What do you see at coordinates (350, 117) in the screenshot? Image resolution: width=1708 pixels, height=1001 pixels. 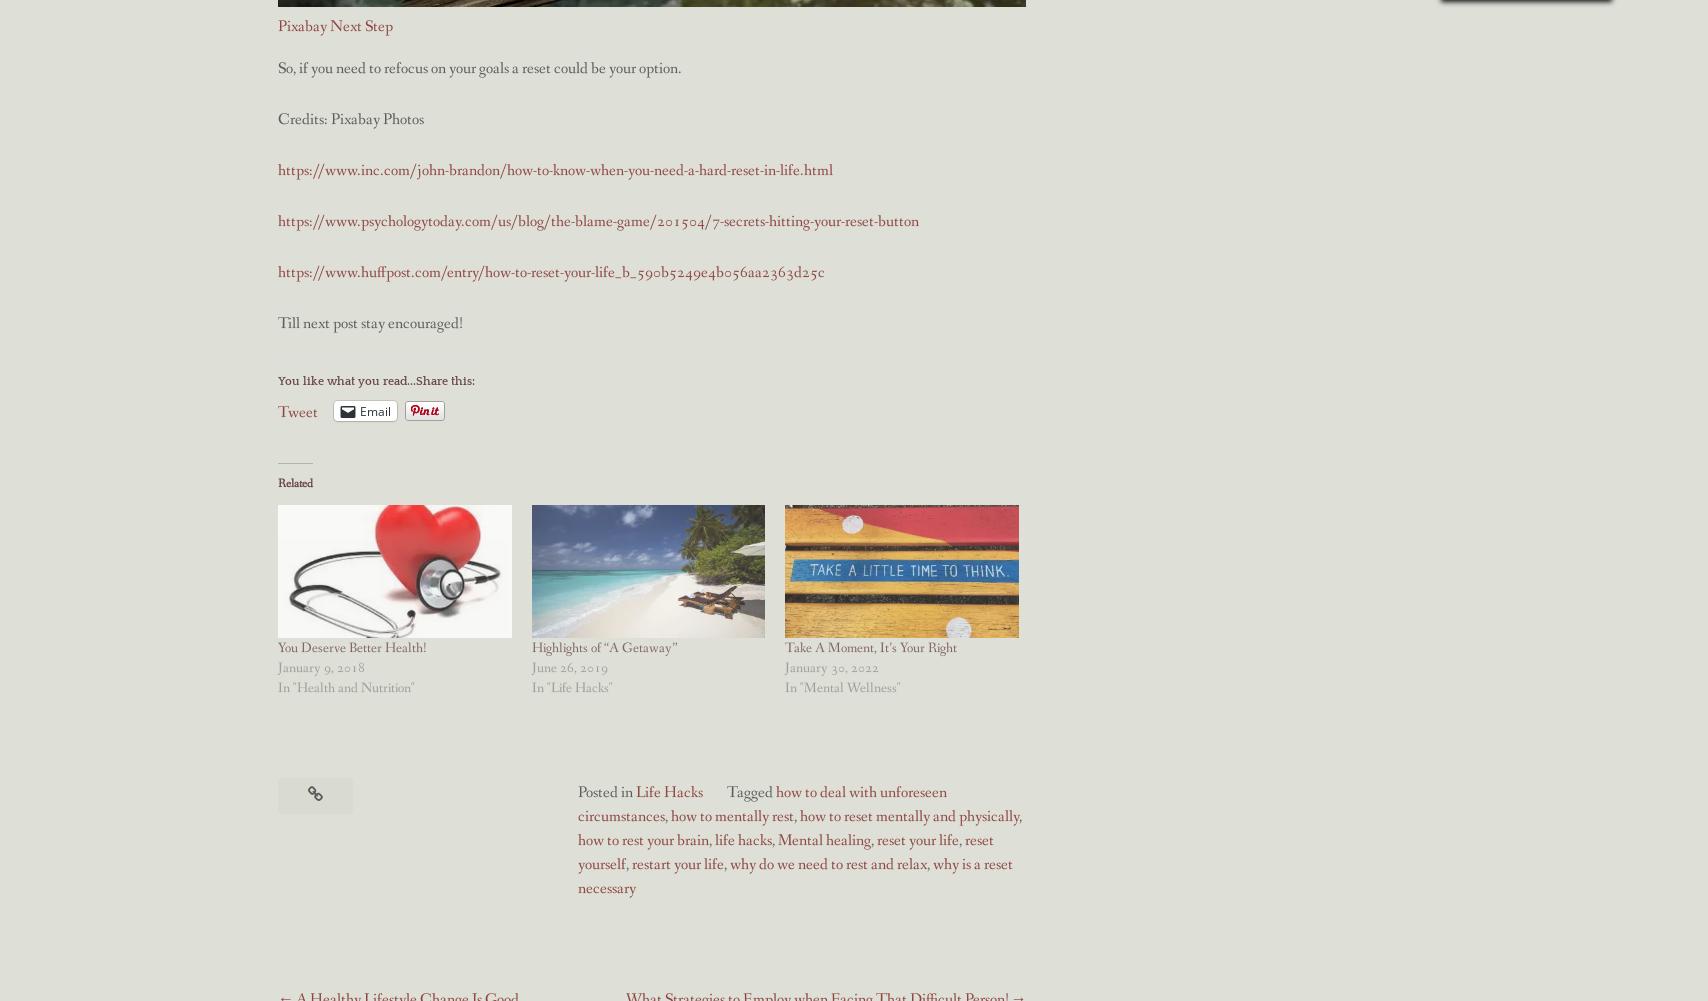 I see `'Credits: Pixabay Photos'` at bounding box center [350, 117].